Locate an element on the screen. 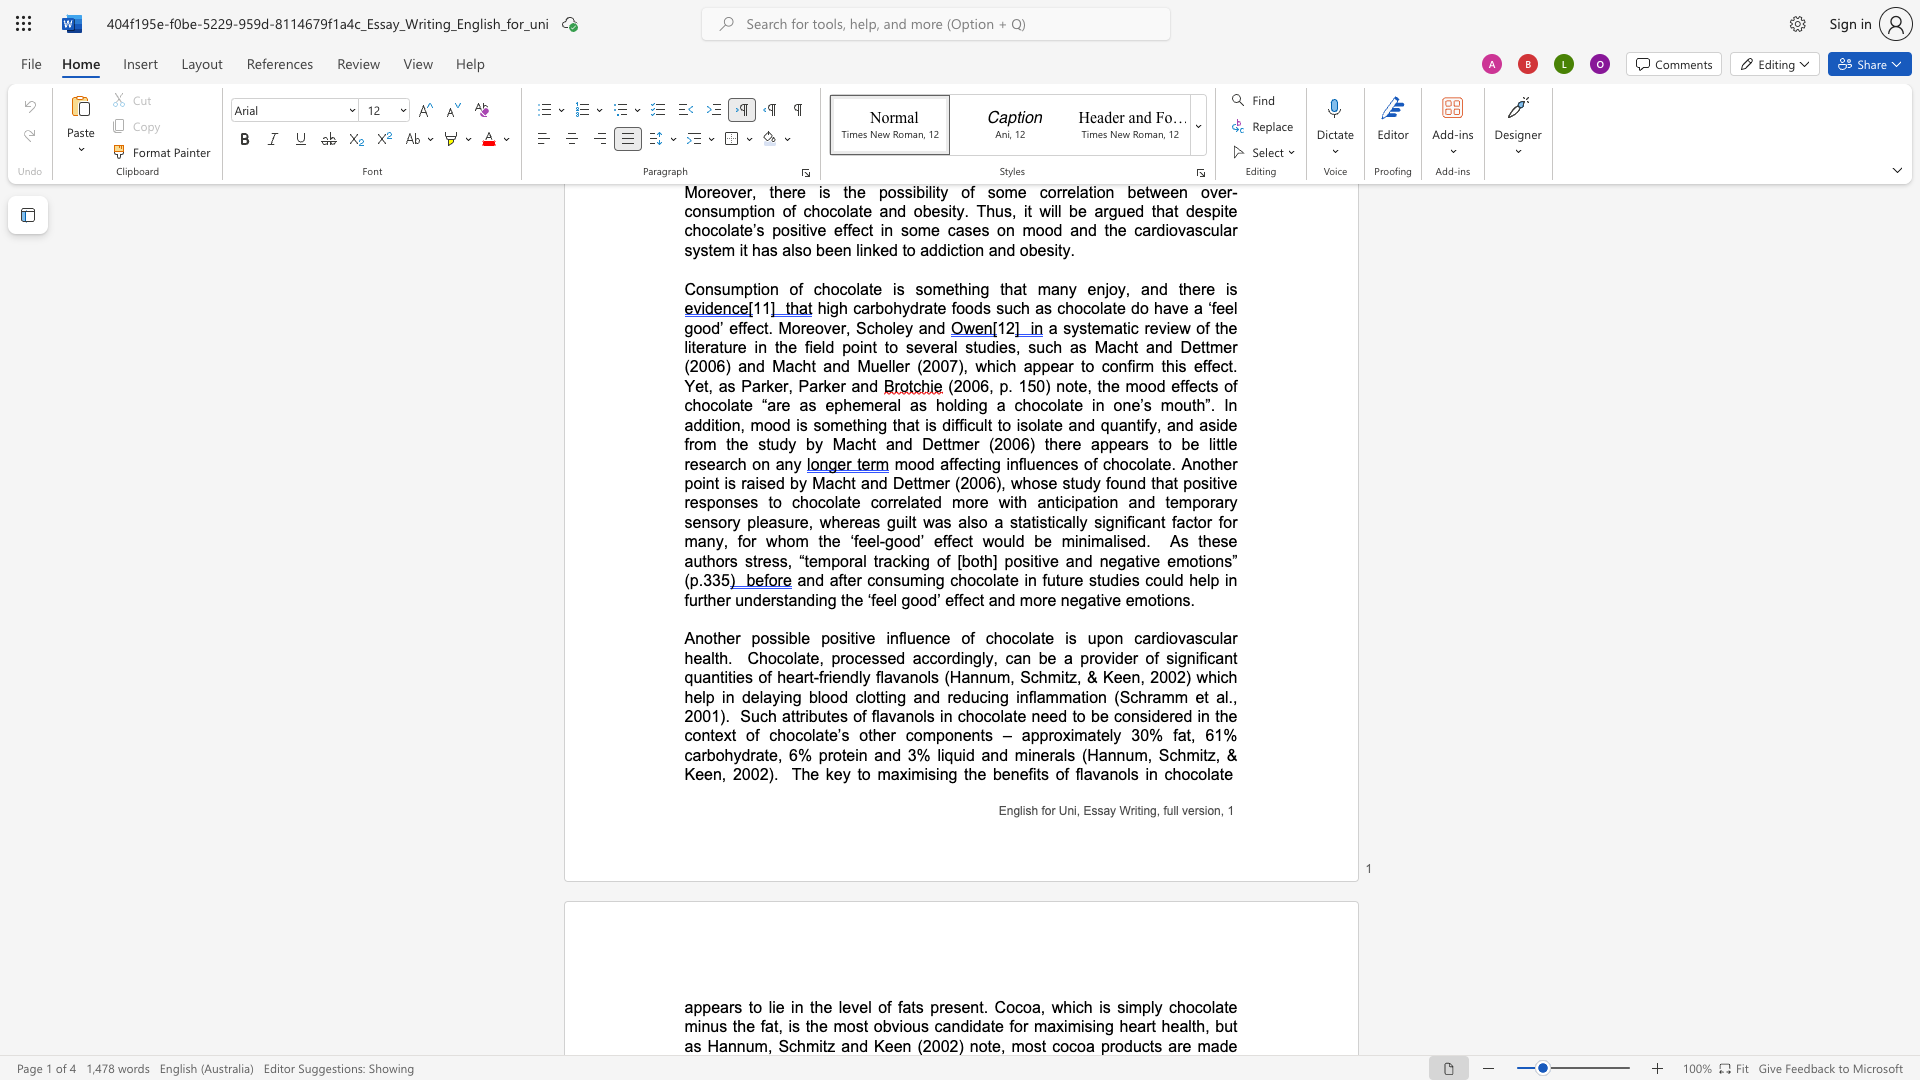  the space between the continuous character "o" and "n" in the text is located at coordinates (1113, 638).